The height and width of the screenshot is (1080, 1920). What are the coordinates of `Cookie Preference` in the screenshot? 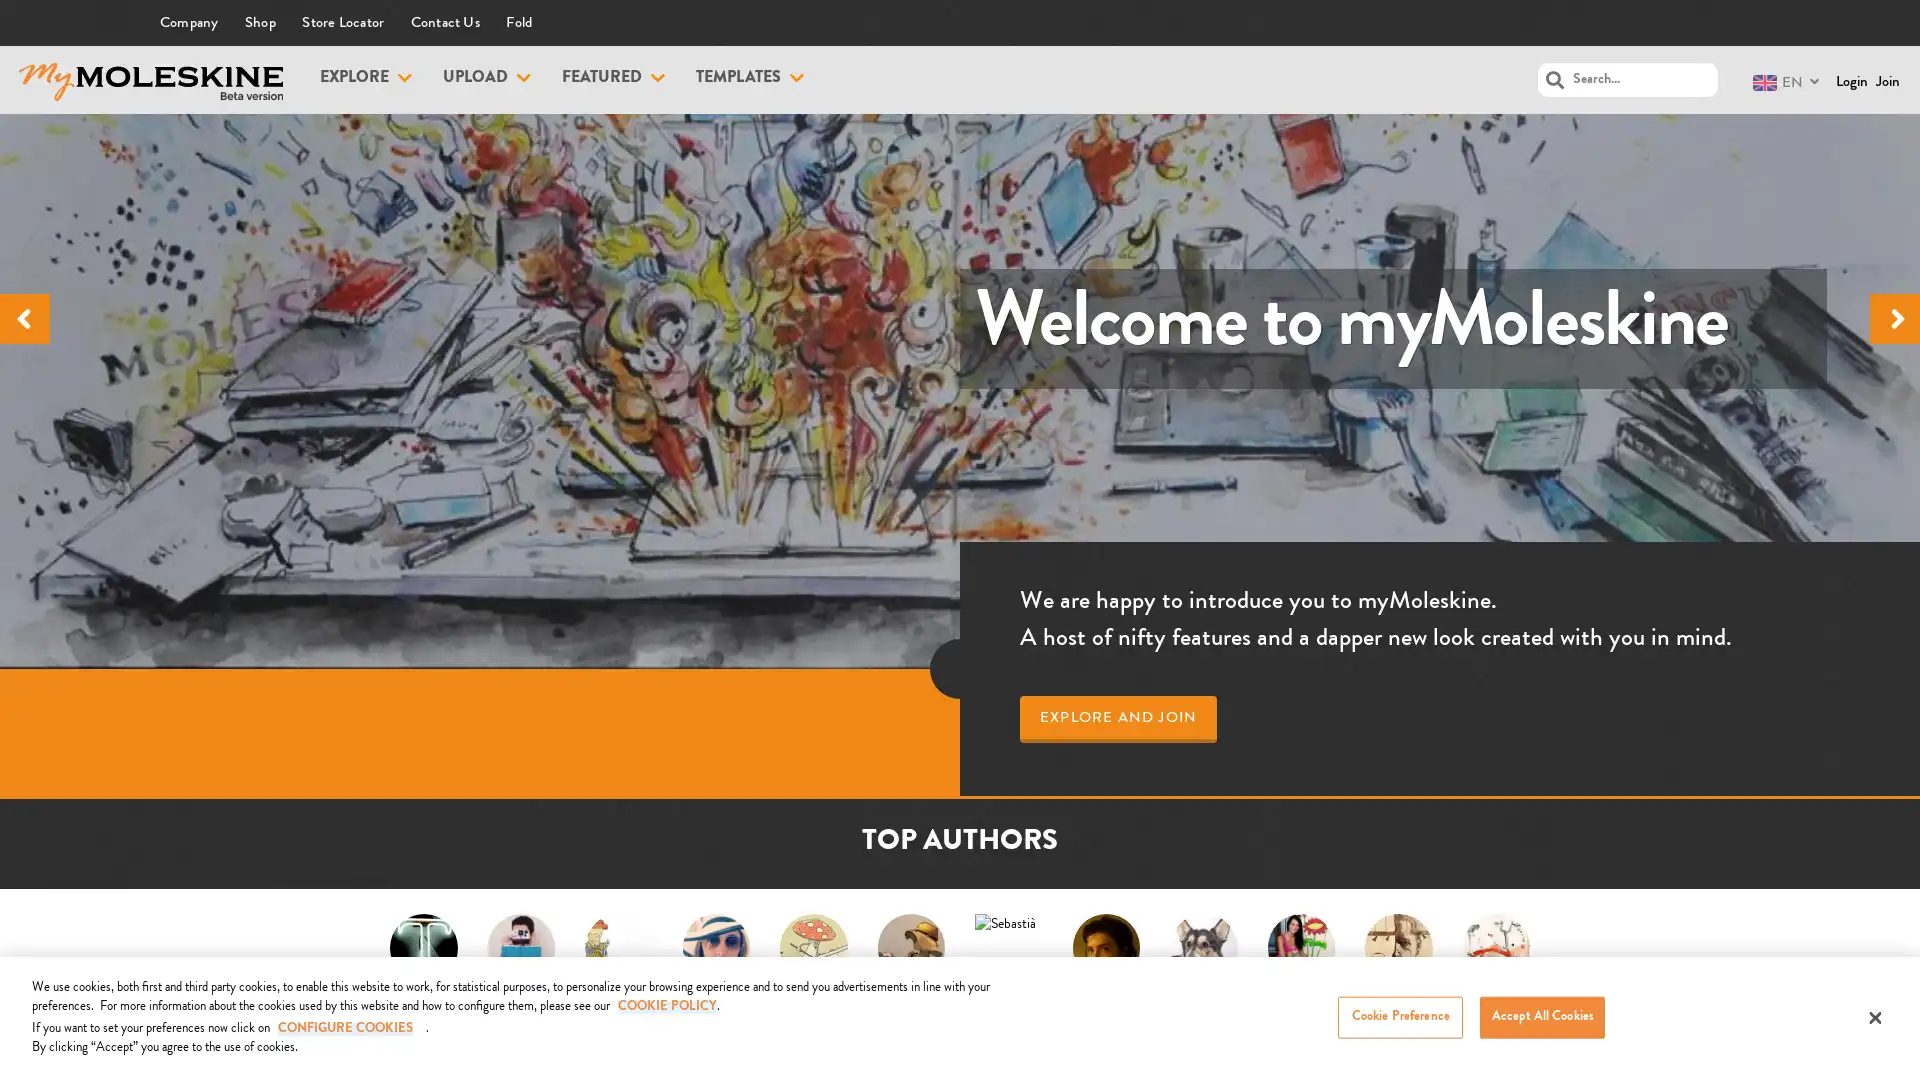 It's located at (1399, 1017).